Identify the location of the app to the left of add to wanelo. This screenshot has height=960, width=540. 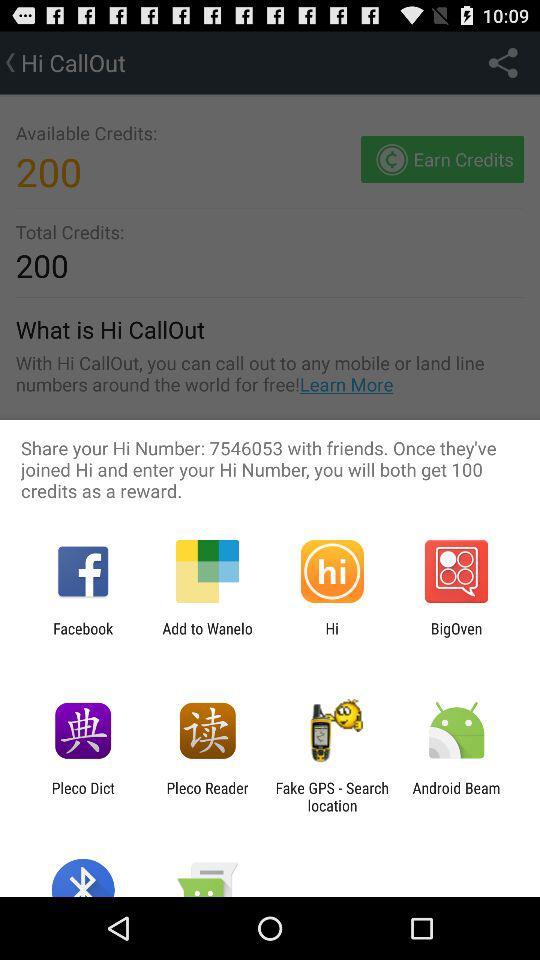
(82, 636).